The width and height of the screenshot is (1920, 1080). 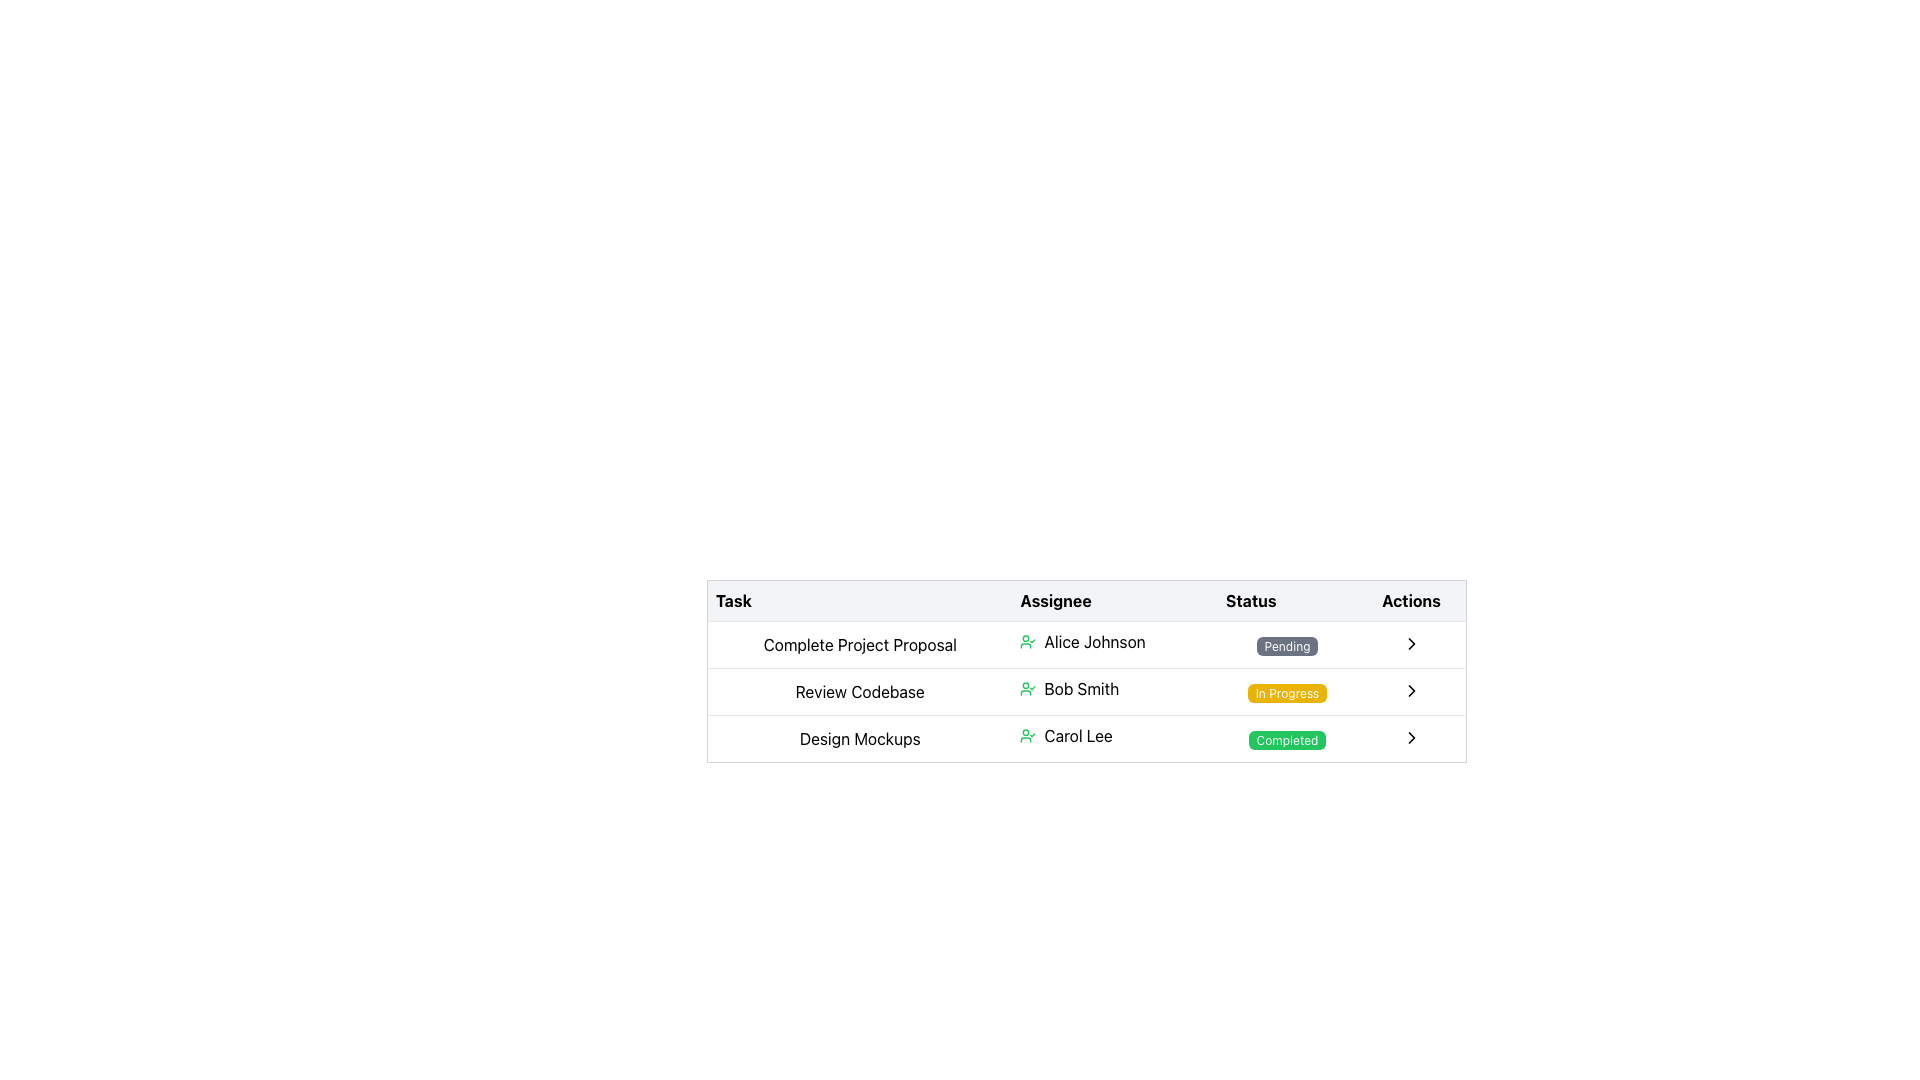 I want to click on the navigational aid icon located in the last column of the second row of the table interface, so click(x=1410, y=737).